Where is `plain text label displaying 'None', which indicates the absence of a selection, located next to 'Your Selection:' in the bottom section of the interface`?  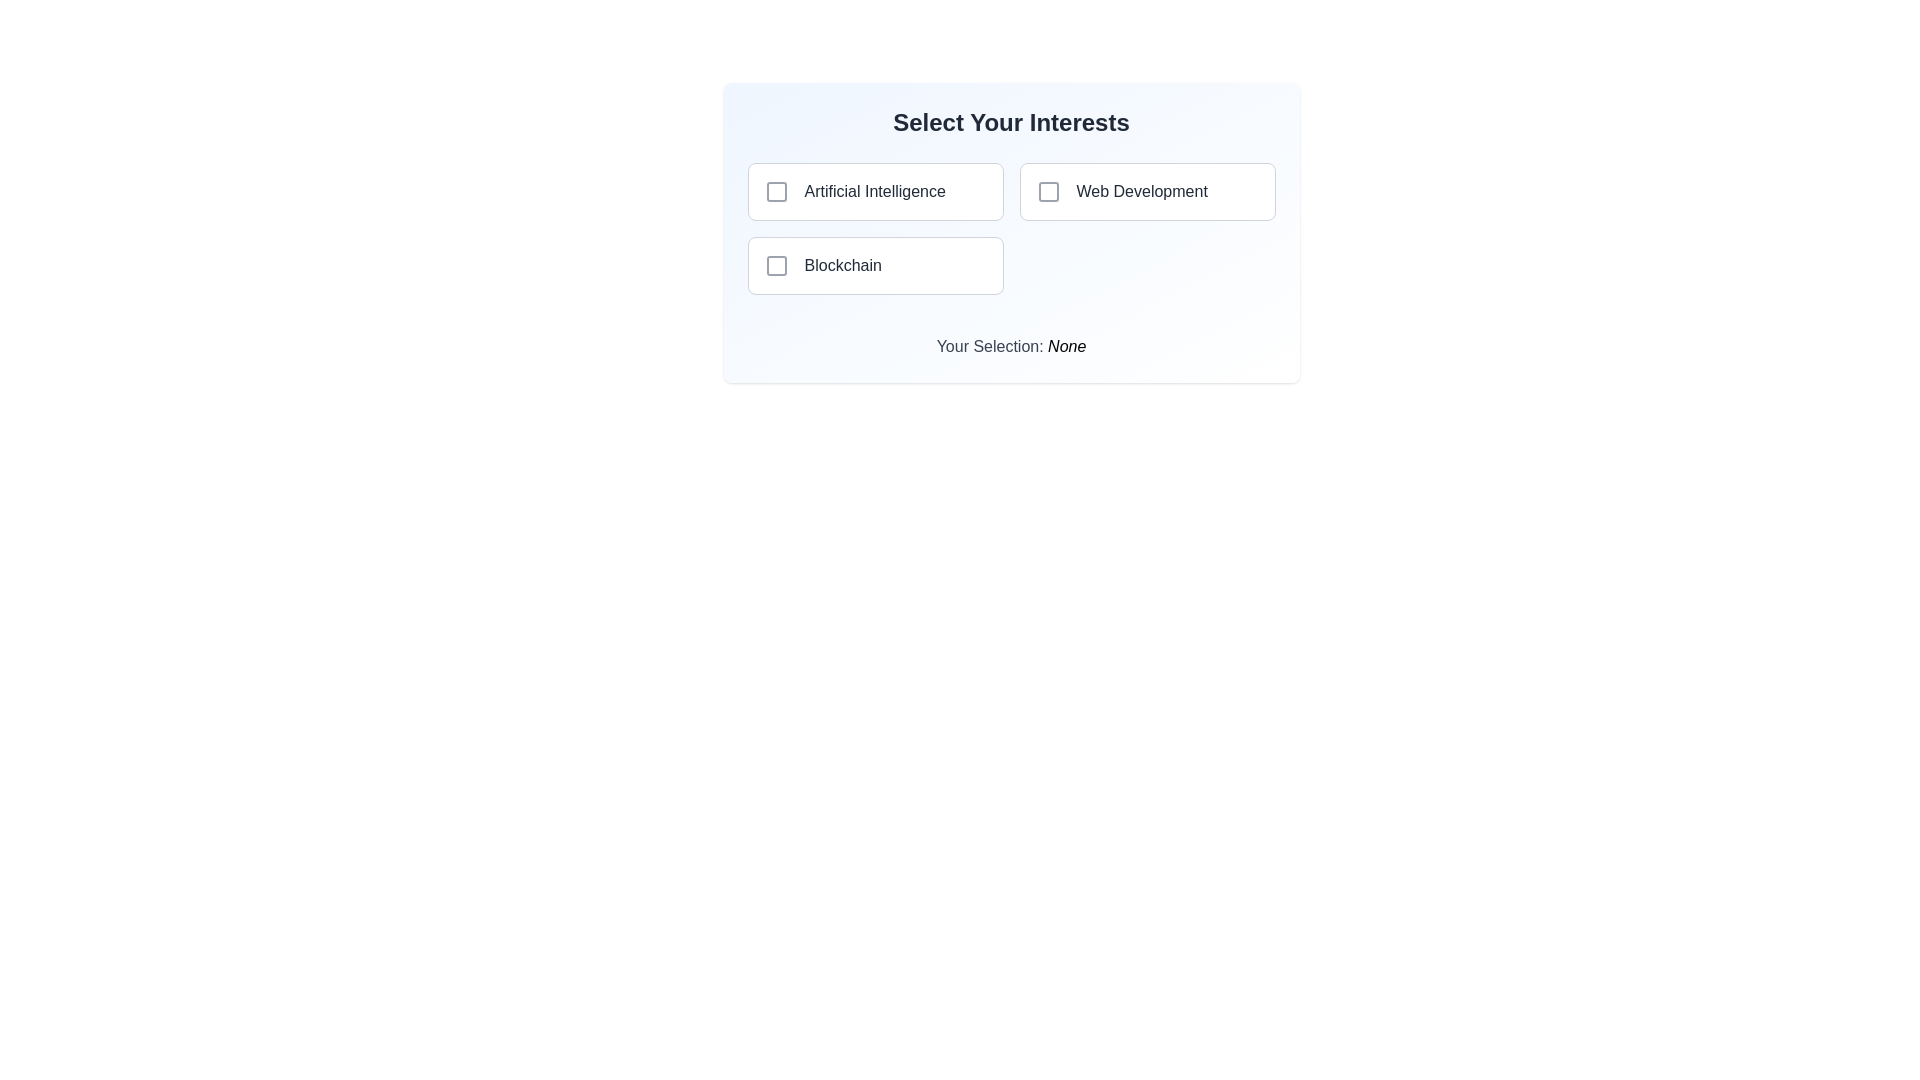 plain text label displaying 'None', which indicates the absence of a selection, located next to 'Your Selection:' in the bottom section of the interface is located at coordinates (1066, 345).